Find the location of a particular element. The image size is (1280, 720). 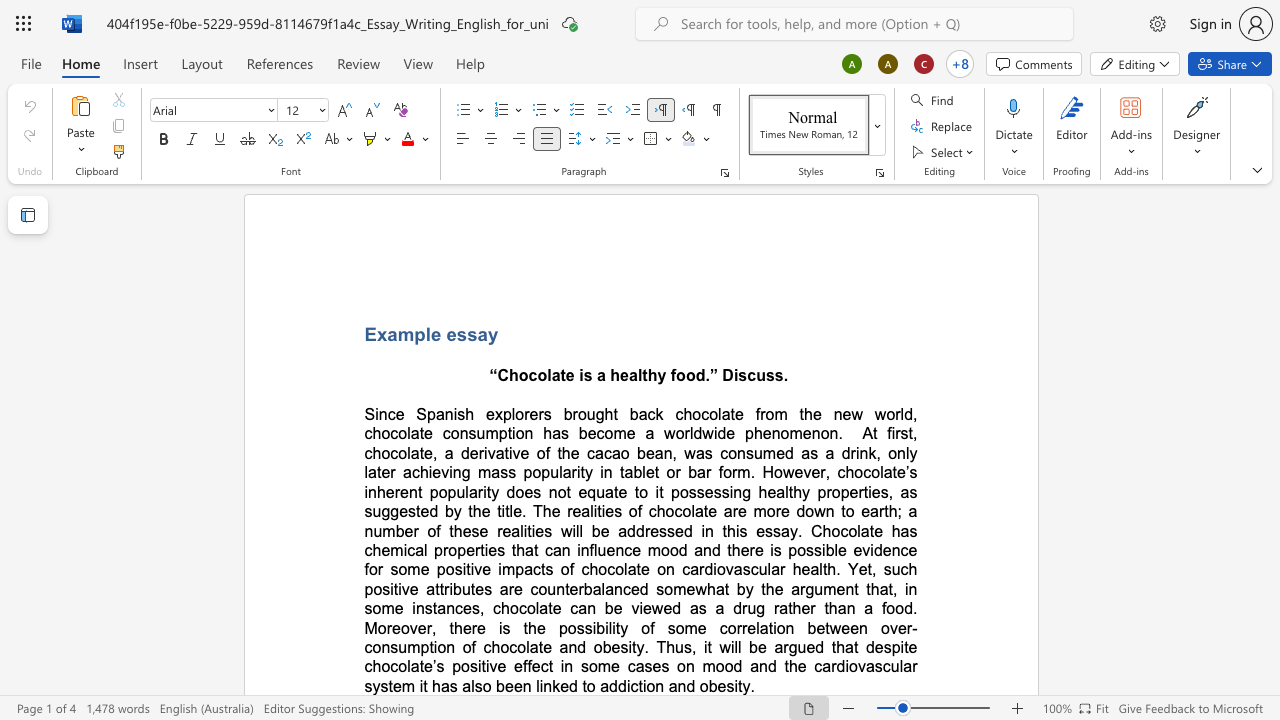

the space between the continuous character "e" and "e" in the text is located at coordinates (513, 685).